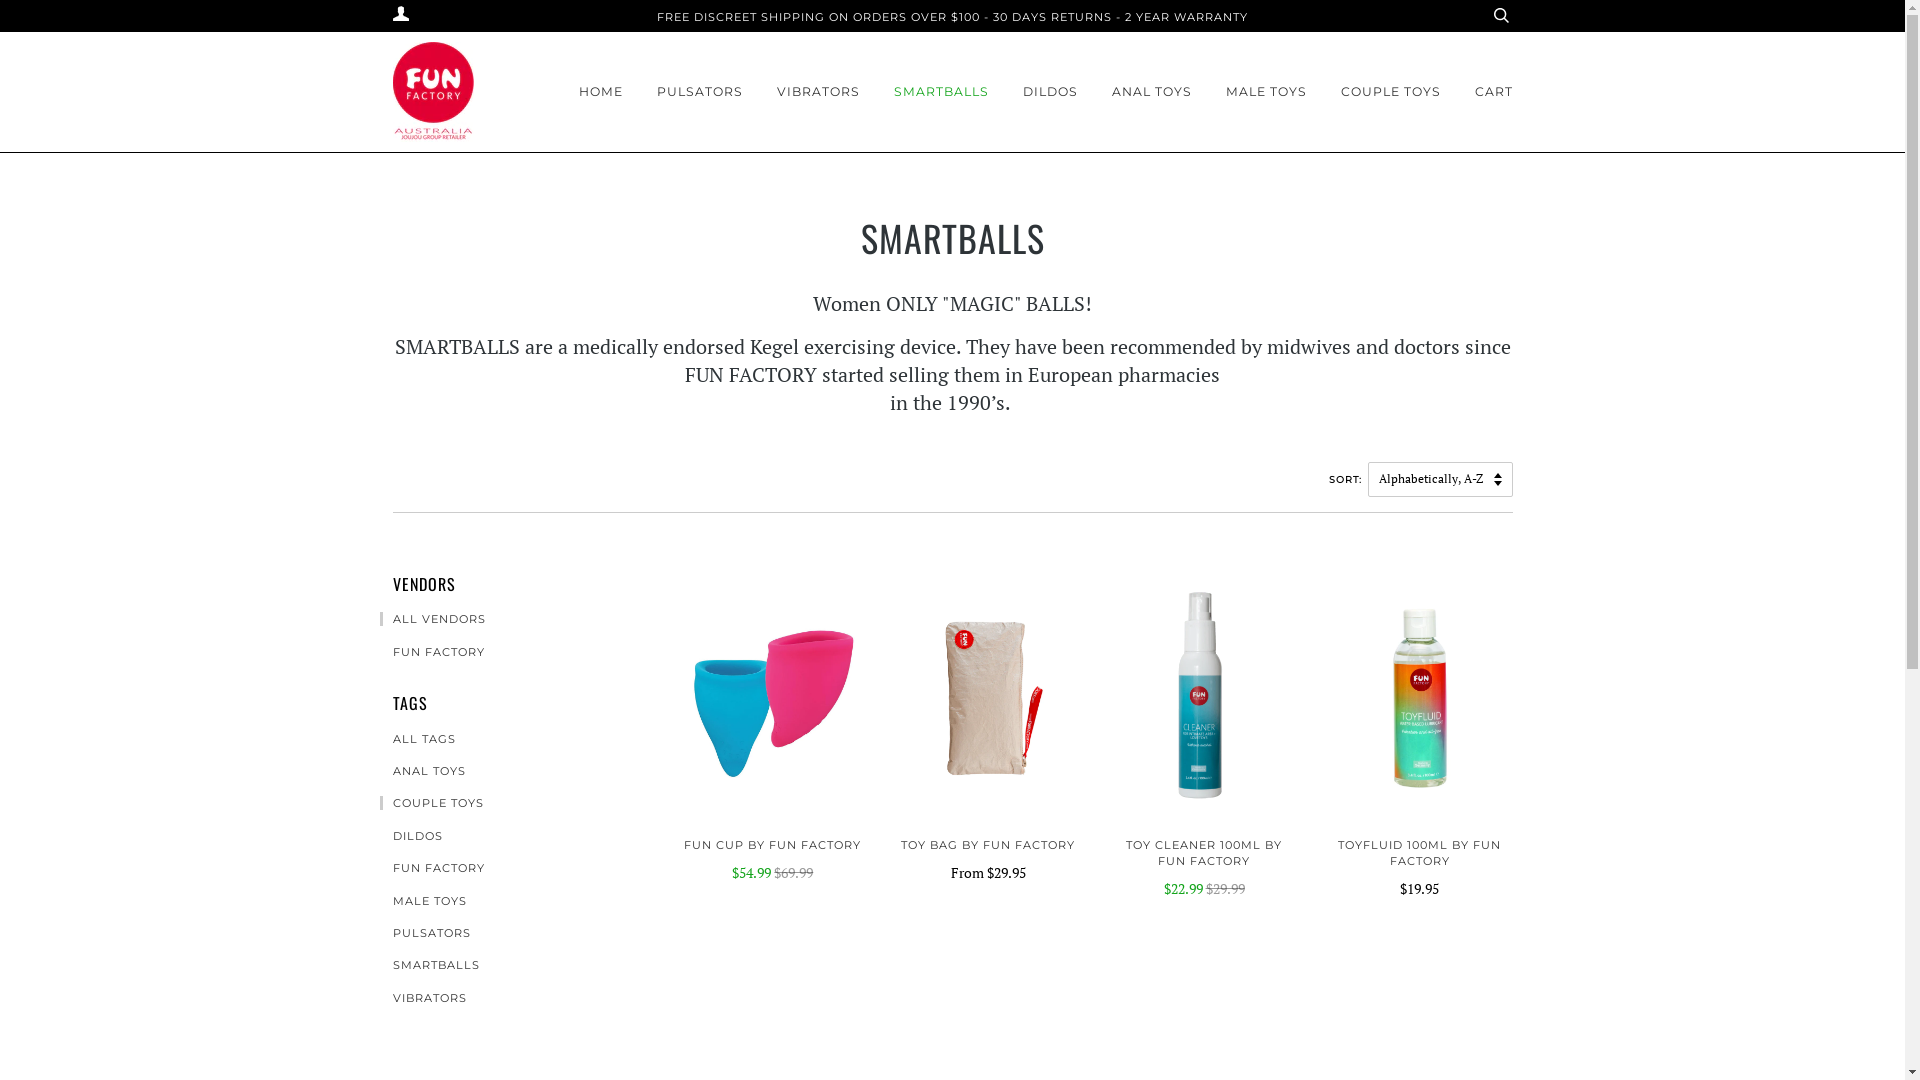 This screenshot has height=1080, width=1920. I want to click on 'VIBRATORS', so click(817, 92).